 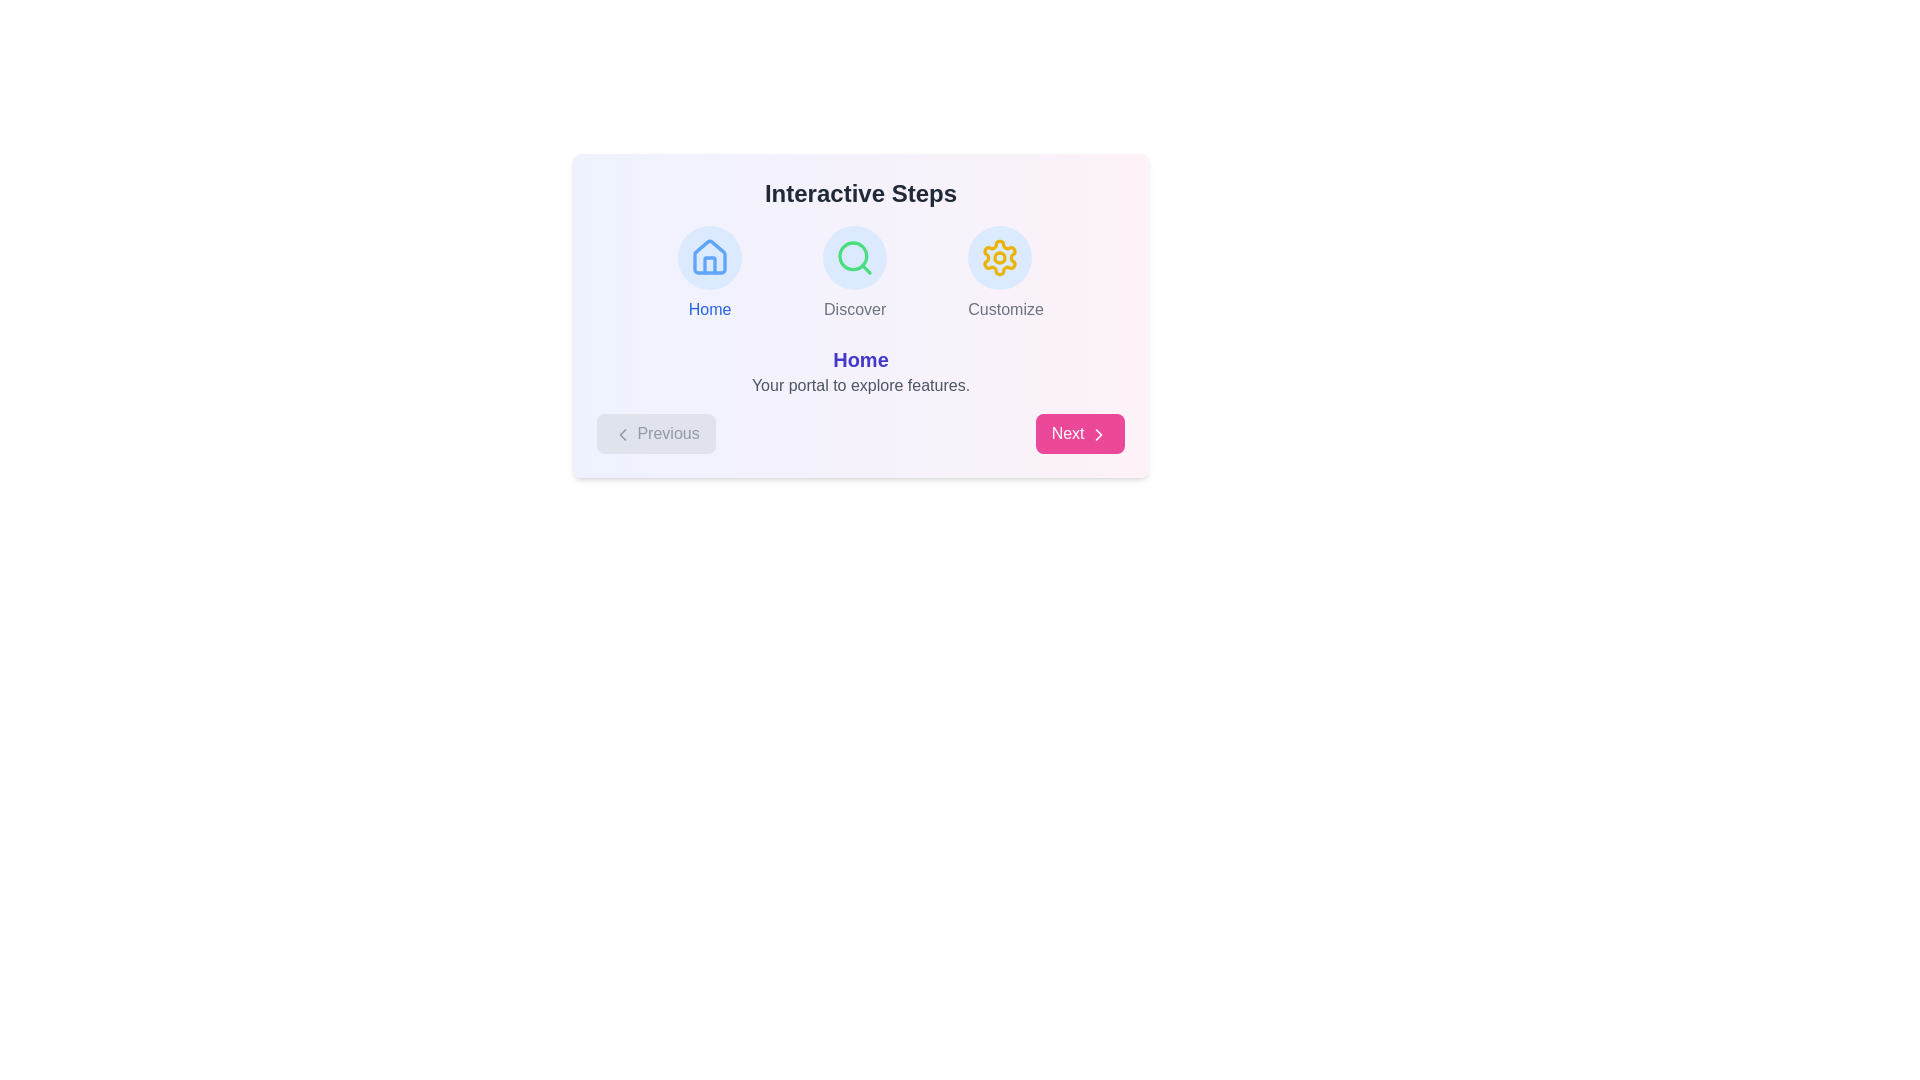 What do you see at coordinates (1000, 257) in the screenshot?
I see `the yellow gear-shaped icon that represents the settings or customization feature, positioned to the right of the 'Discover' icon` at bounding box center [1000, 257].